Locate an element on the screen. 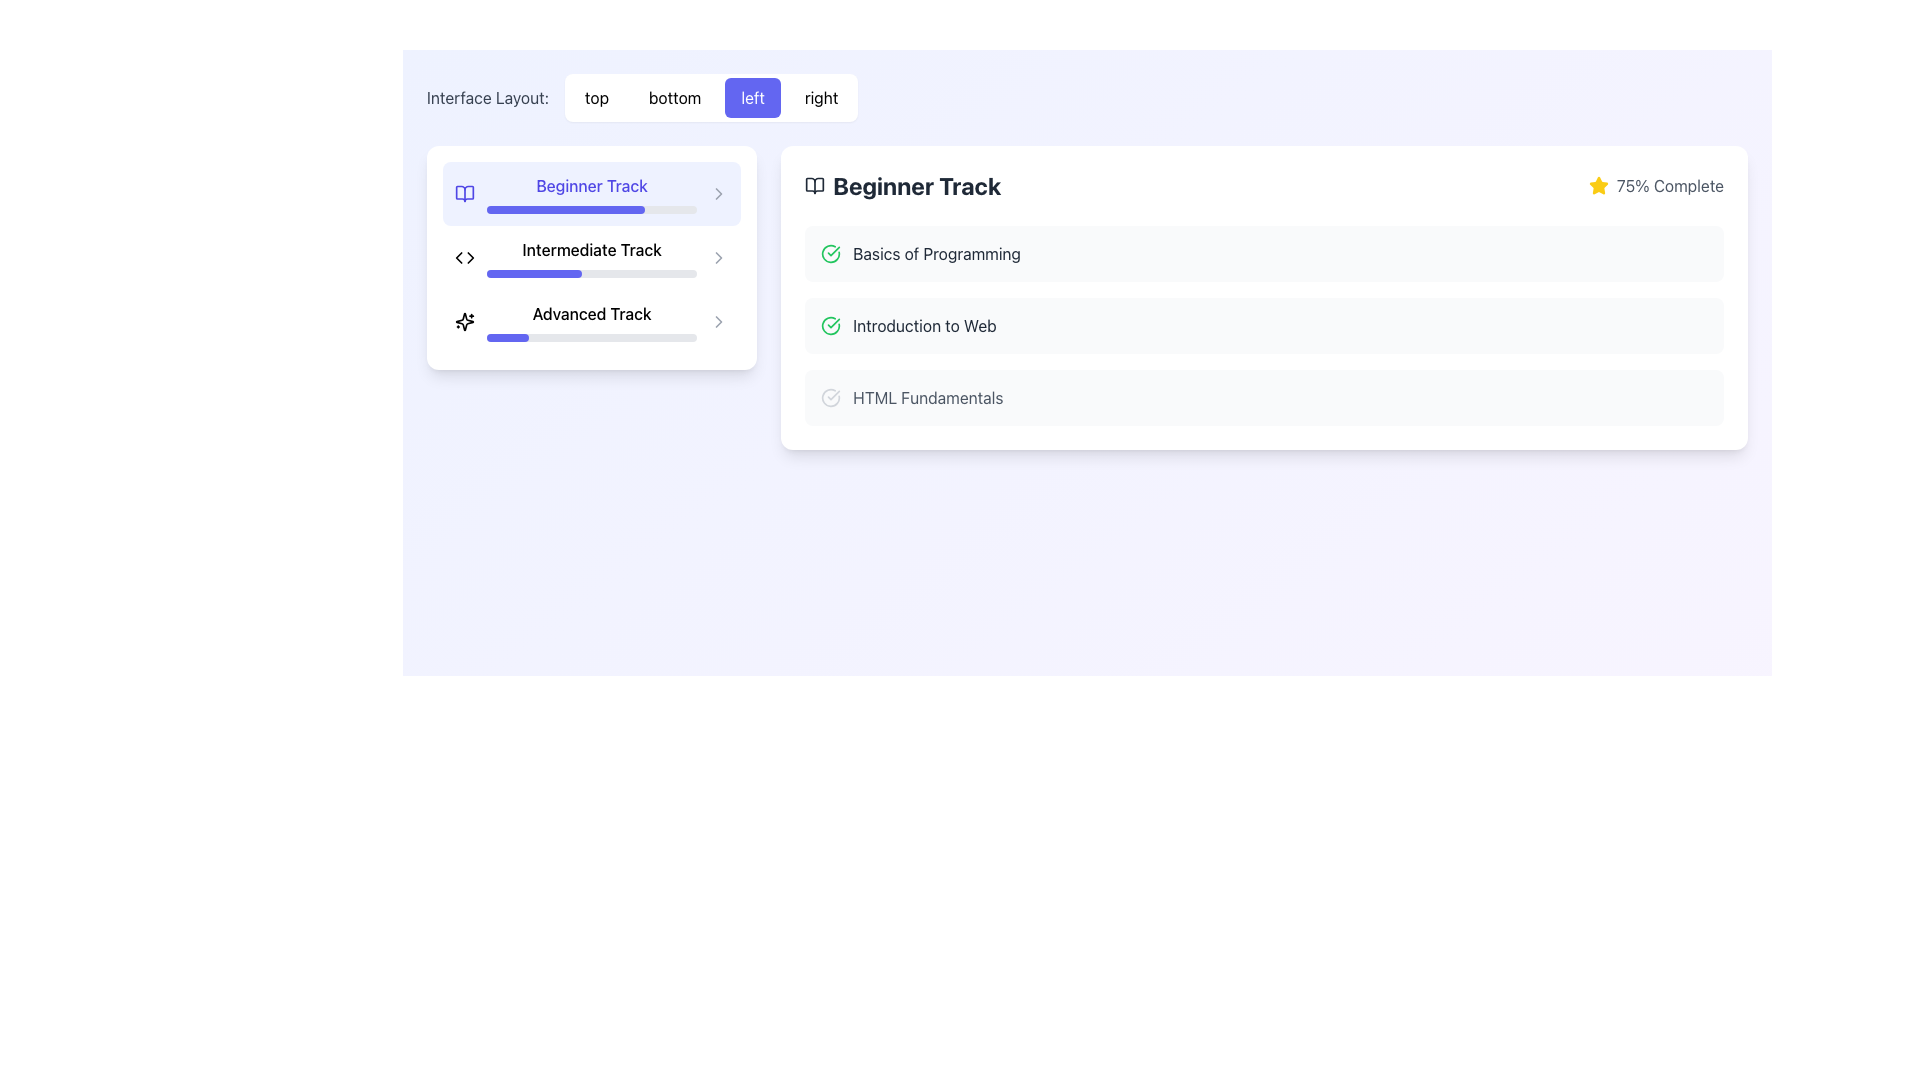  the 'Advanced Track' selectable list item is located at coordinates (591, 320).